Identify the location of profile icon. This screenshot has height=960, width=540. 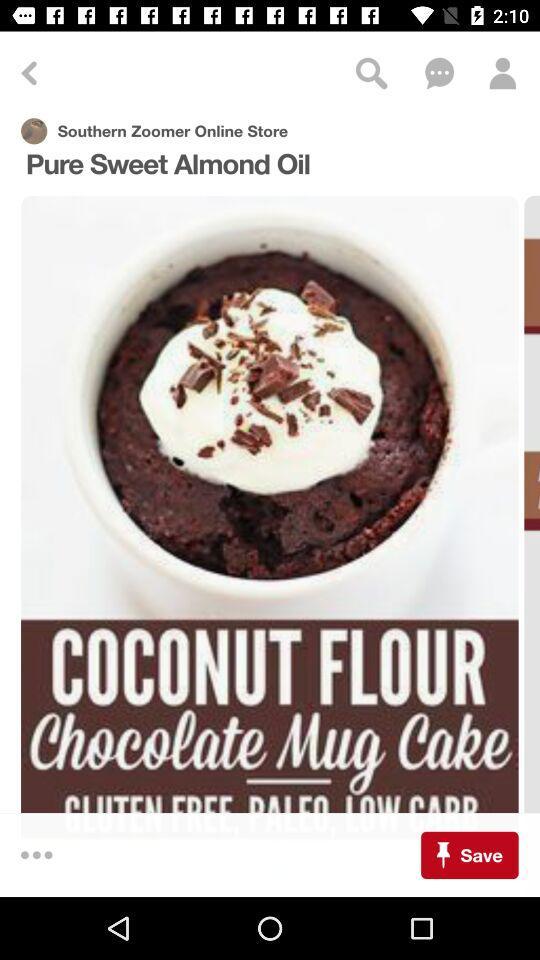
(502, 73).